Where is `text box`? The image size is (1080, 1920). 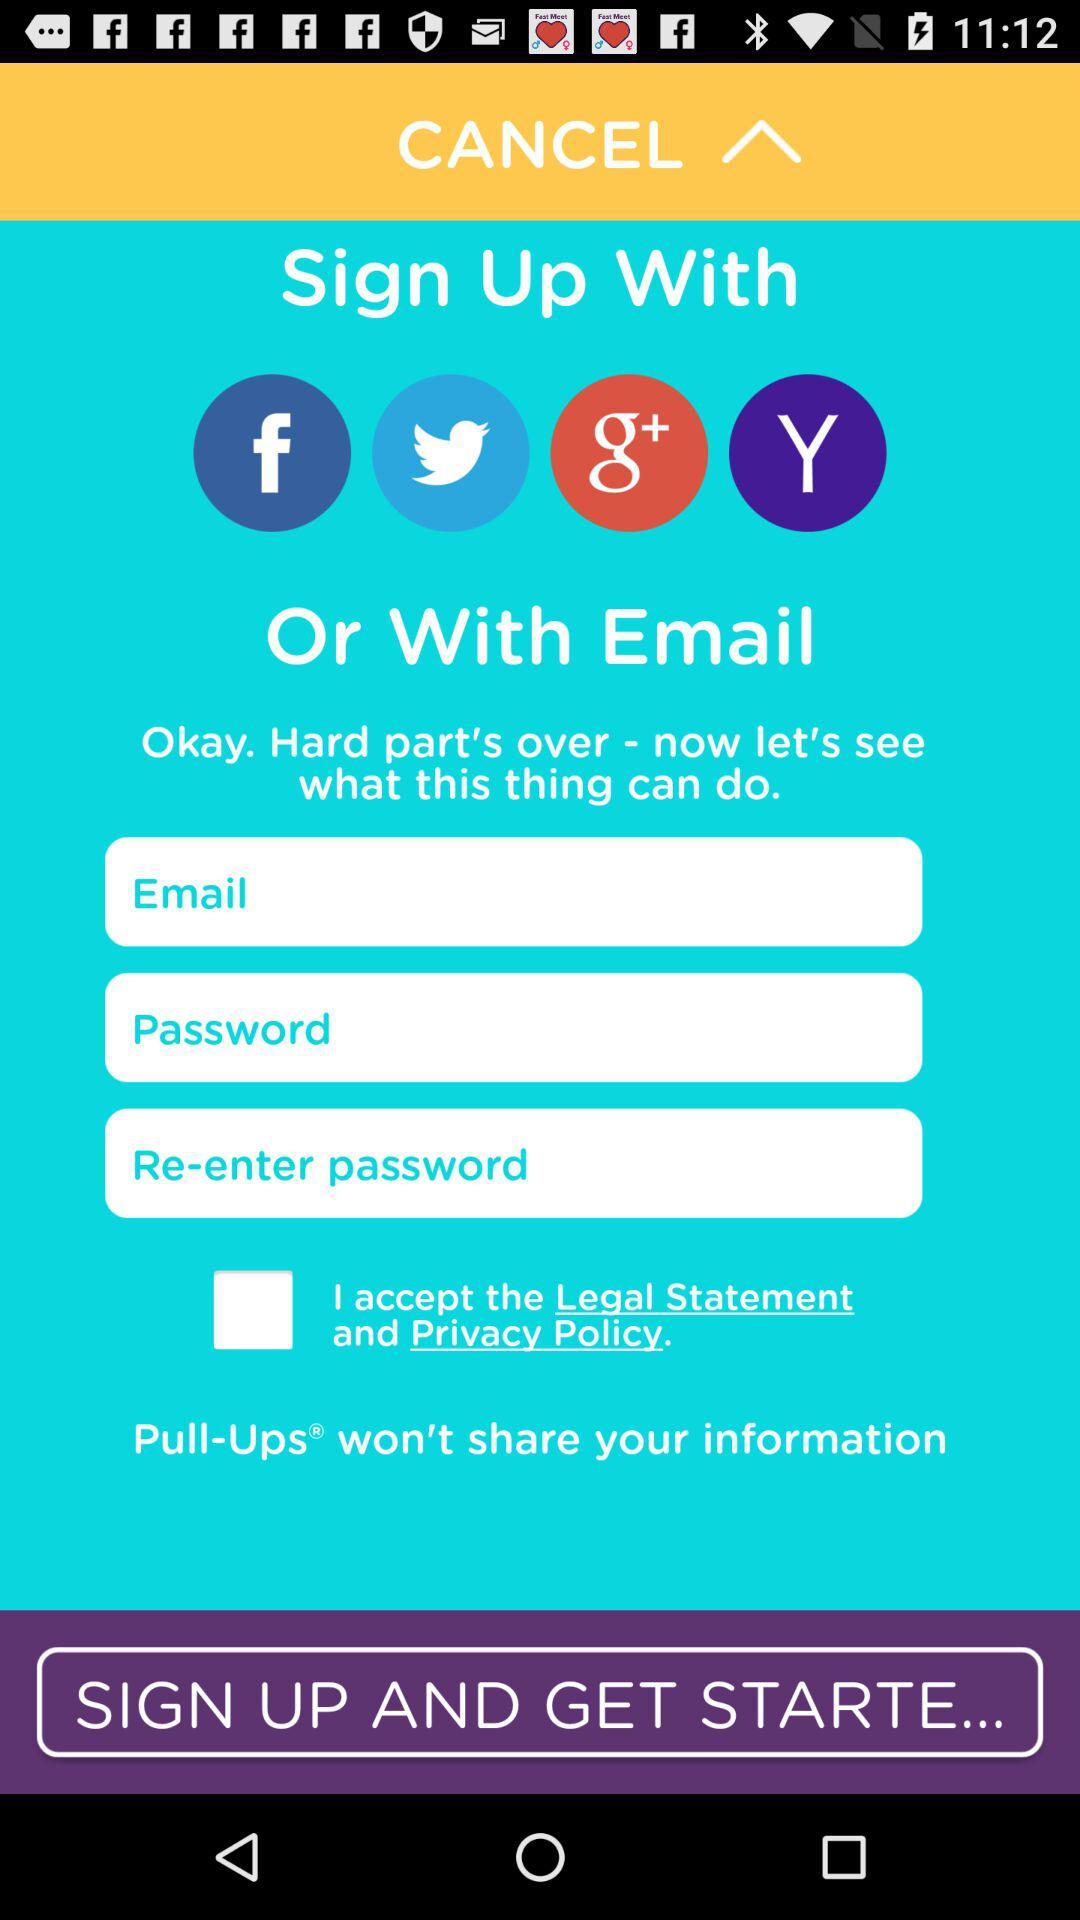
text box is located at coordinates (512, 1027).